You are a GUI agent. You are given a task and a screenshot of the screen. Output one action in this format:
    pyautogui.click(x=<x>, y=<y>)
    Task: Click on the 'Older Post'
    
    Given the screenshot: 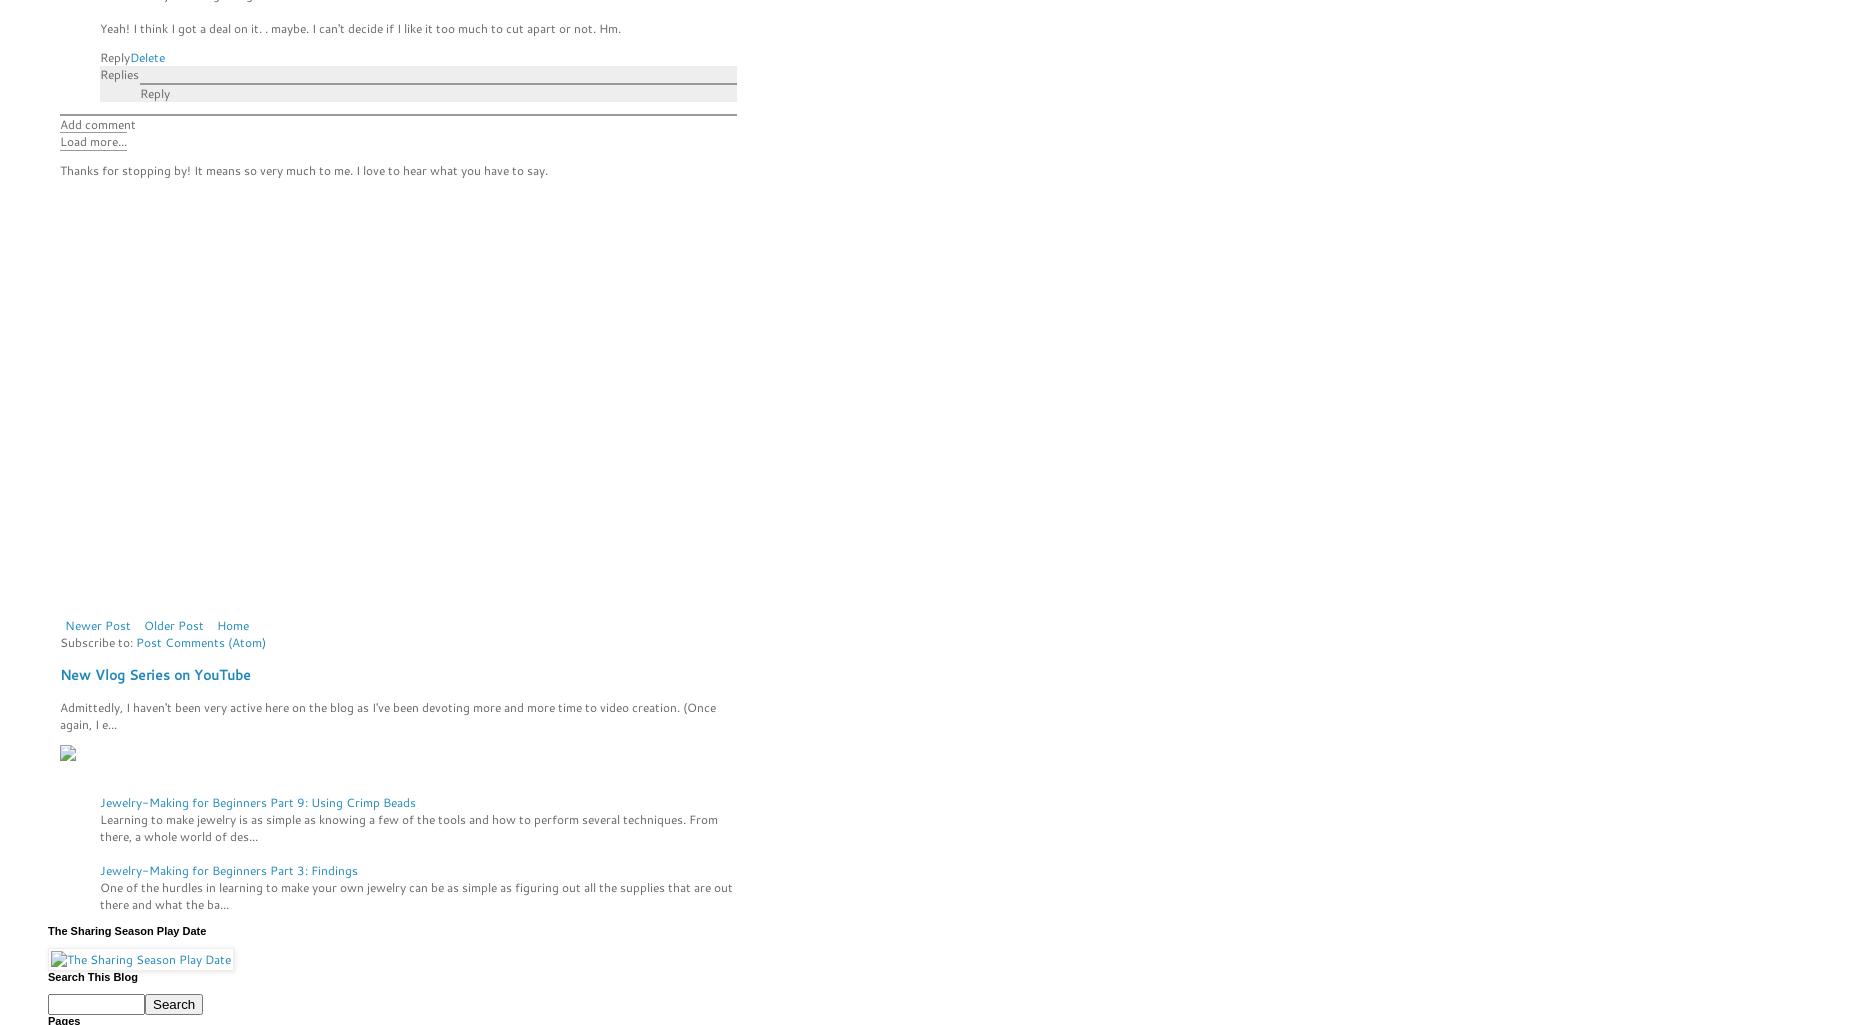 What is the action you would take?
    pyautogui.click(x=173, y=624)
    